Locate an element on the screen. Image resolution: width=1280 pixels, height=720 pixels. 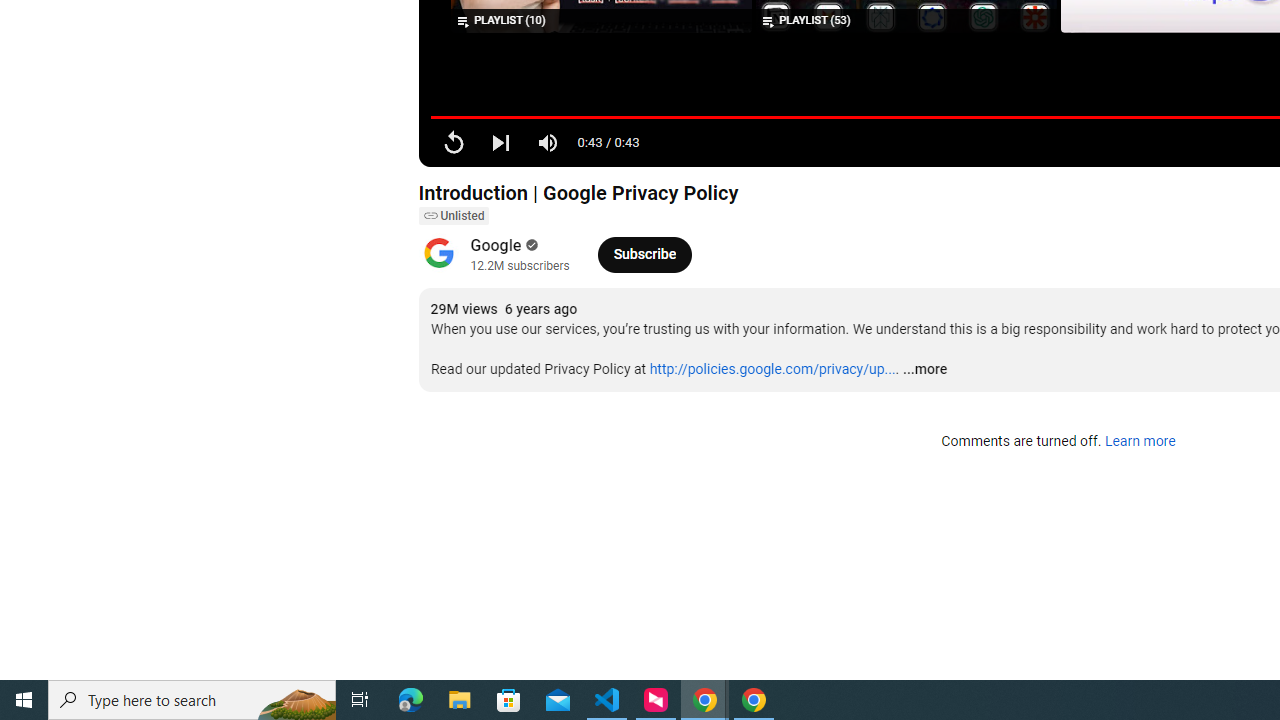
'Mute (m)' is located at coordinates (548, 141).